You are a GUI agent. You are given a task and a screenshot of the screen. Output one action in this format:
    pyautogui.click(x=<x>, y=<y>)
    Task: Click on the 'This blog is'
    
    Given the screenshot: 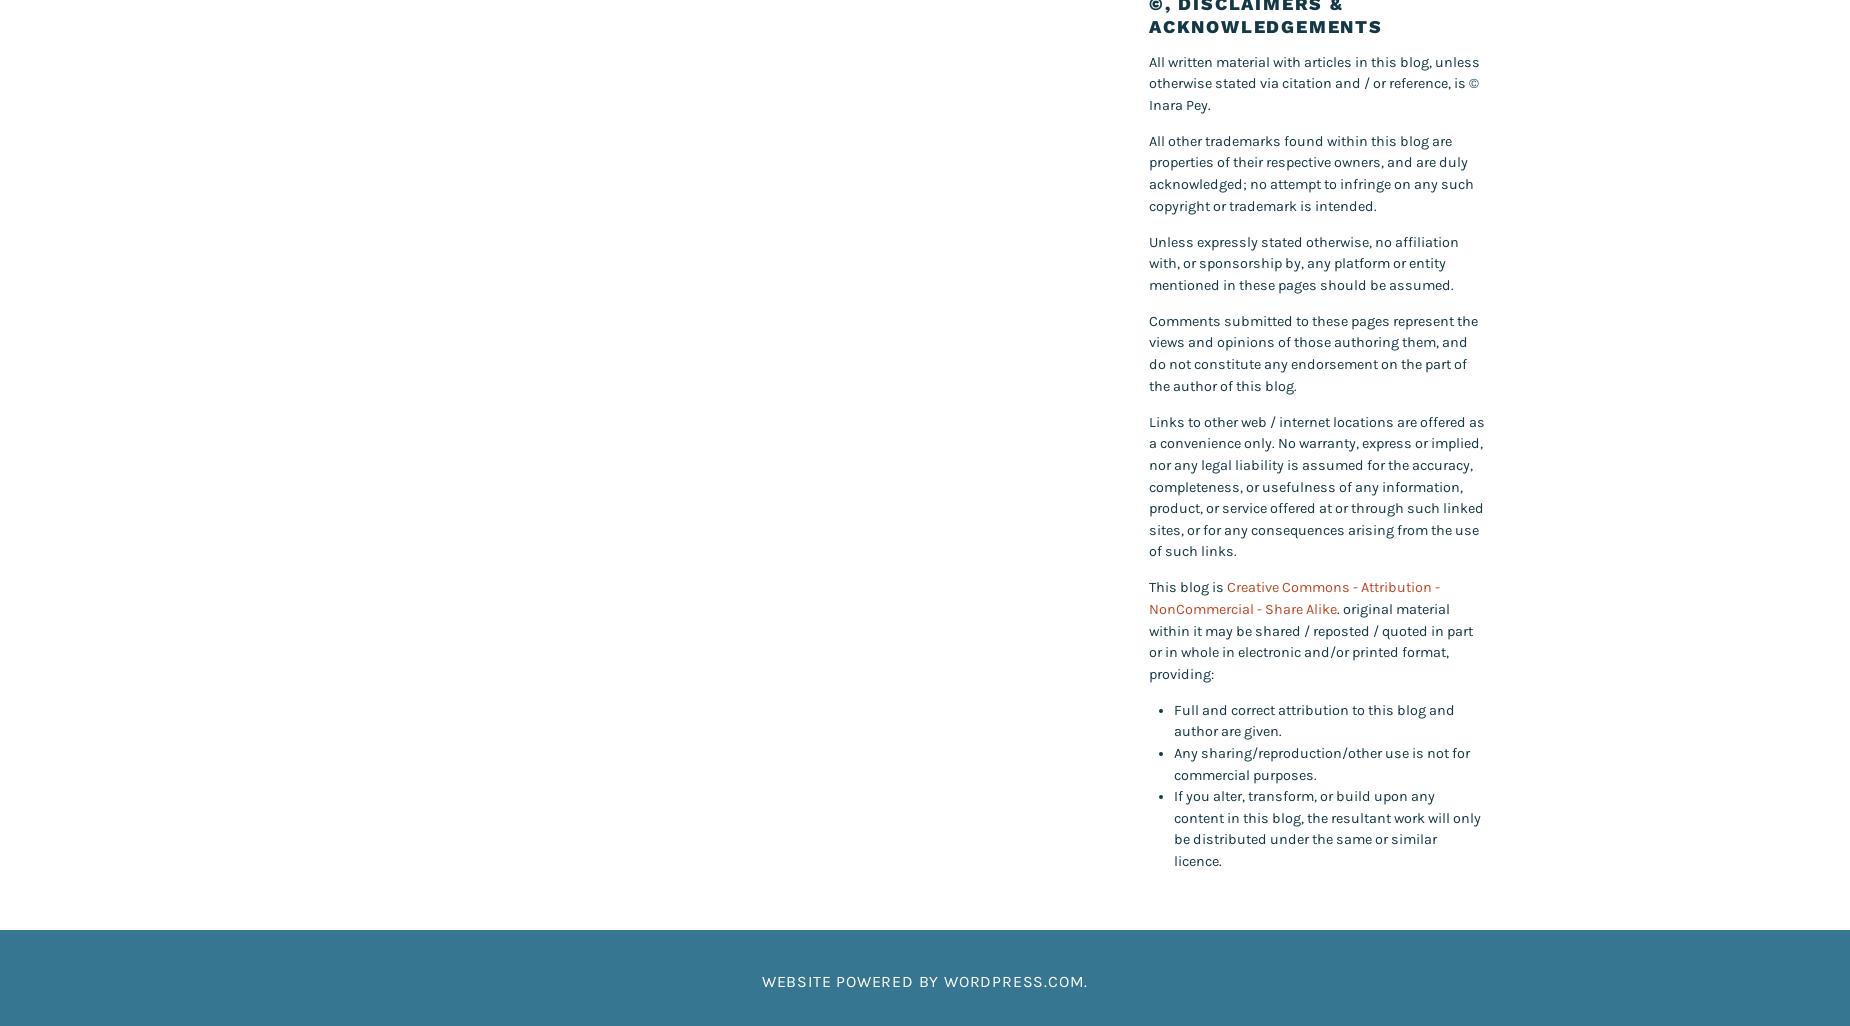 What is the action you would take?
    pyautogui.click(x=1187, y=586)
    